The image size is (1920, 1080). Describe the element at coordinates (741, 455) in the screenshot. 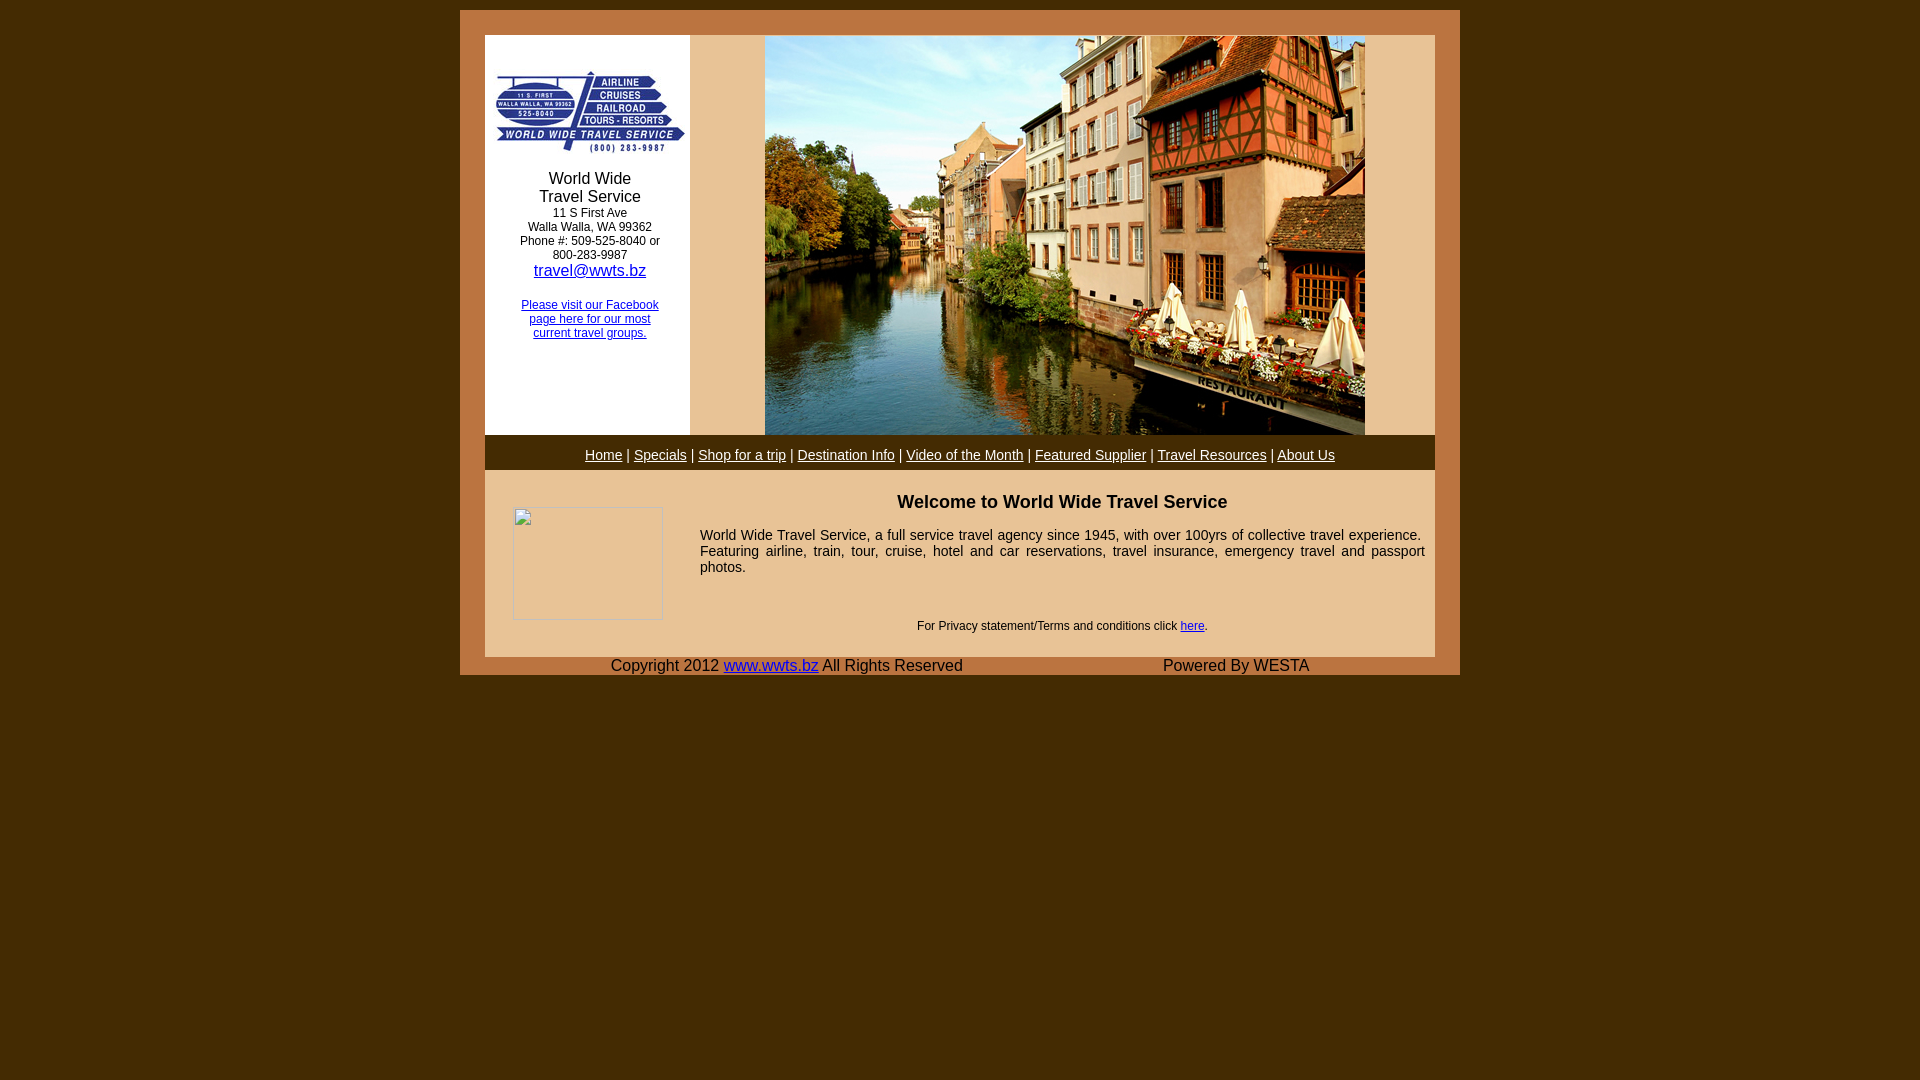

I see `'Shop for a trip'` at that location.